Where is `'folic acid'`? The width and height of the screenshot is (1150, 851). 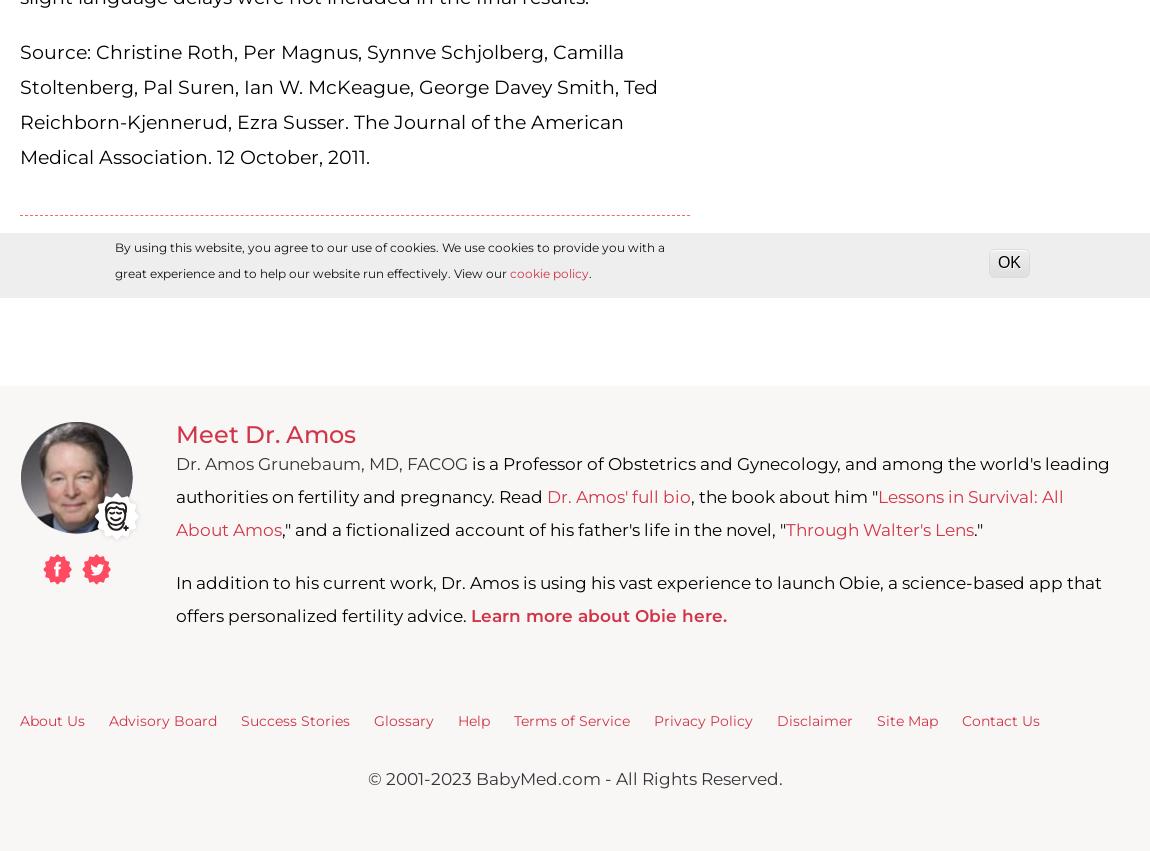 'folic acid' is located at coordinates (182, 250).